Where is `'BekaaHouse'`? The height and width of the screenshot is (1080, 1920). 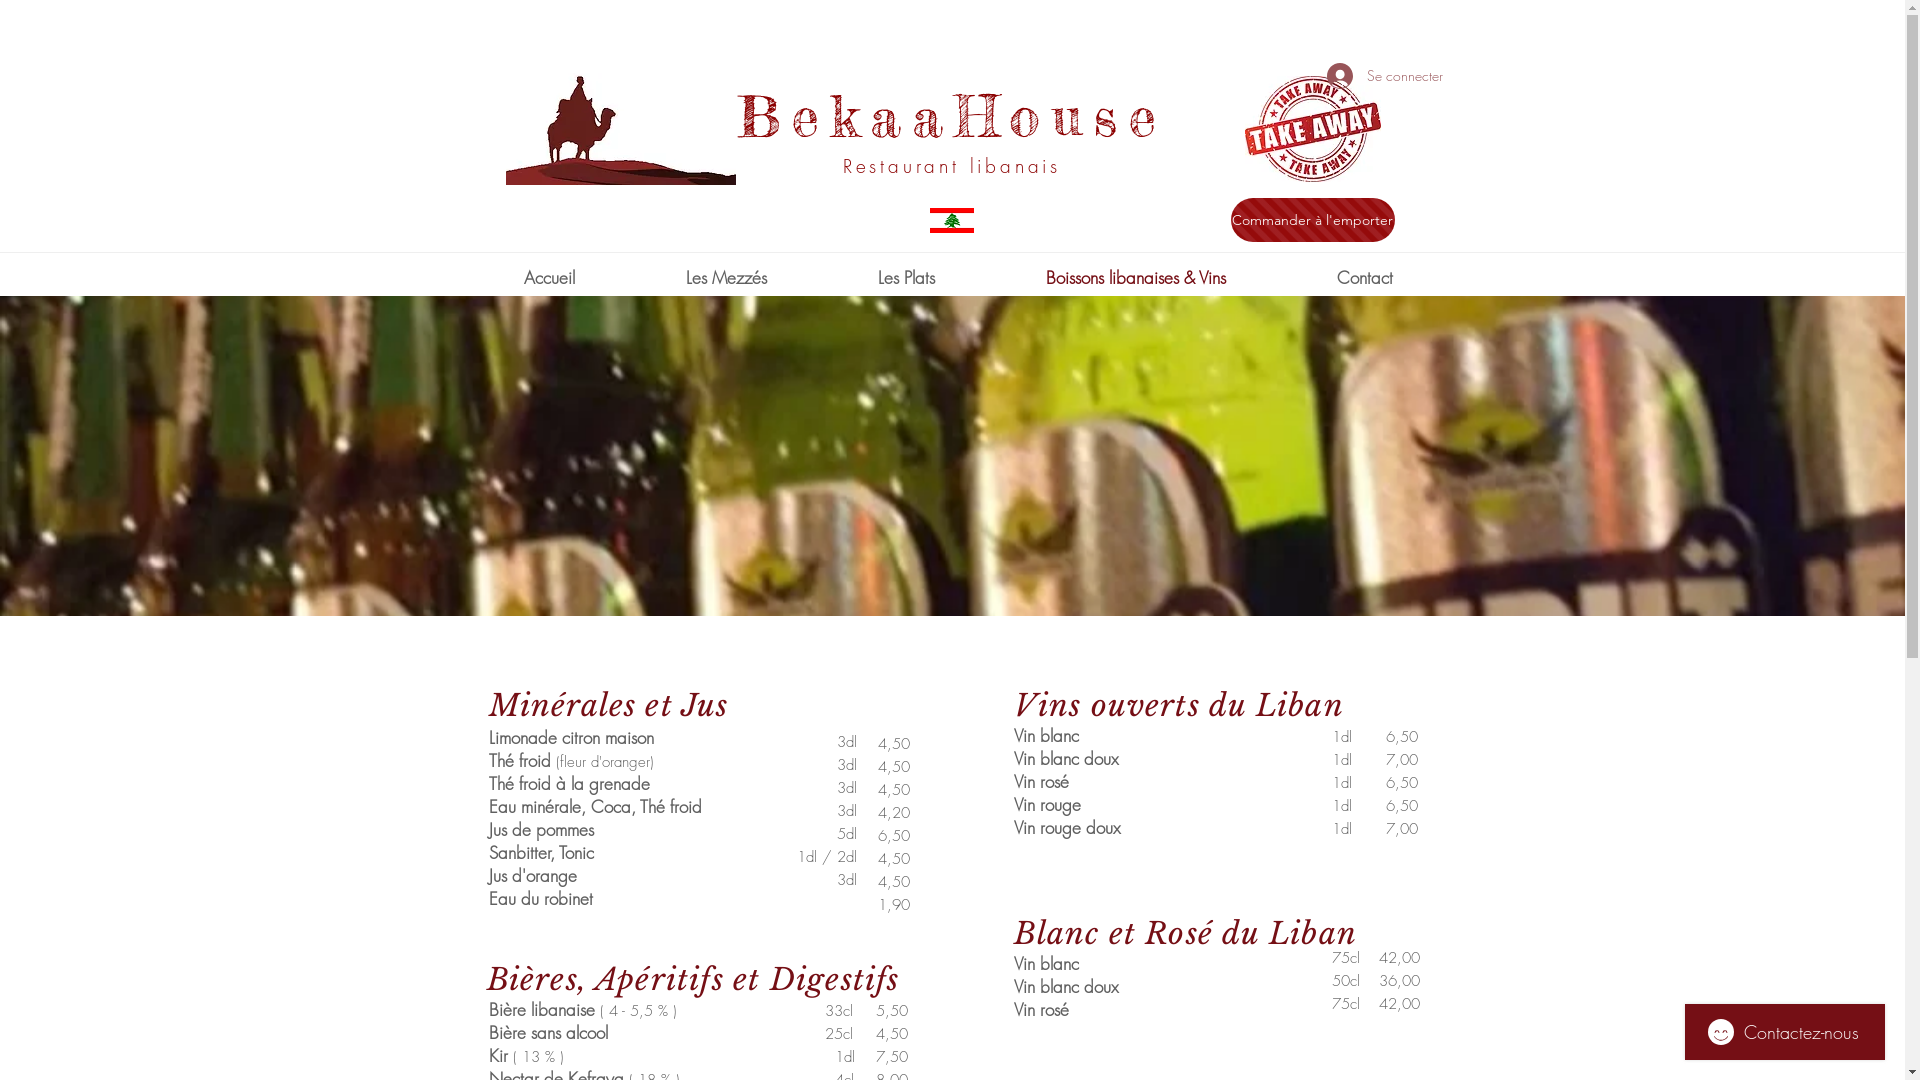
'BekaaHouse' is located at coordinates (950, 115).